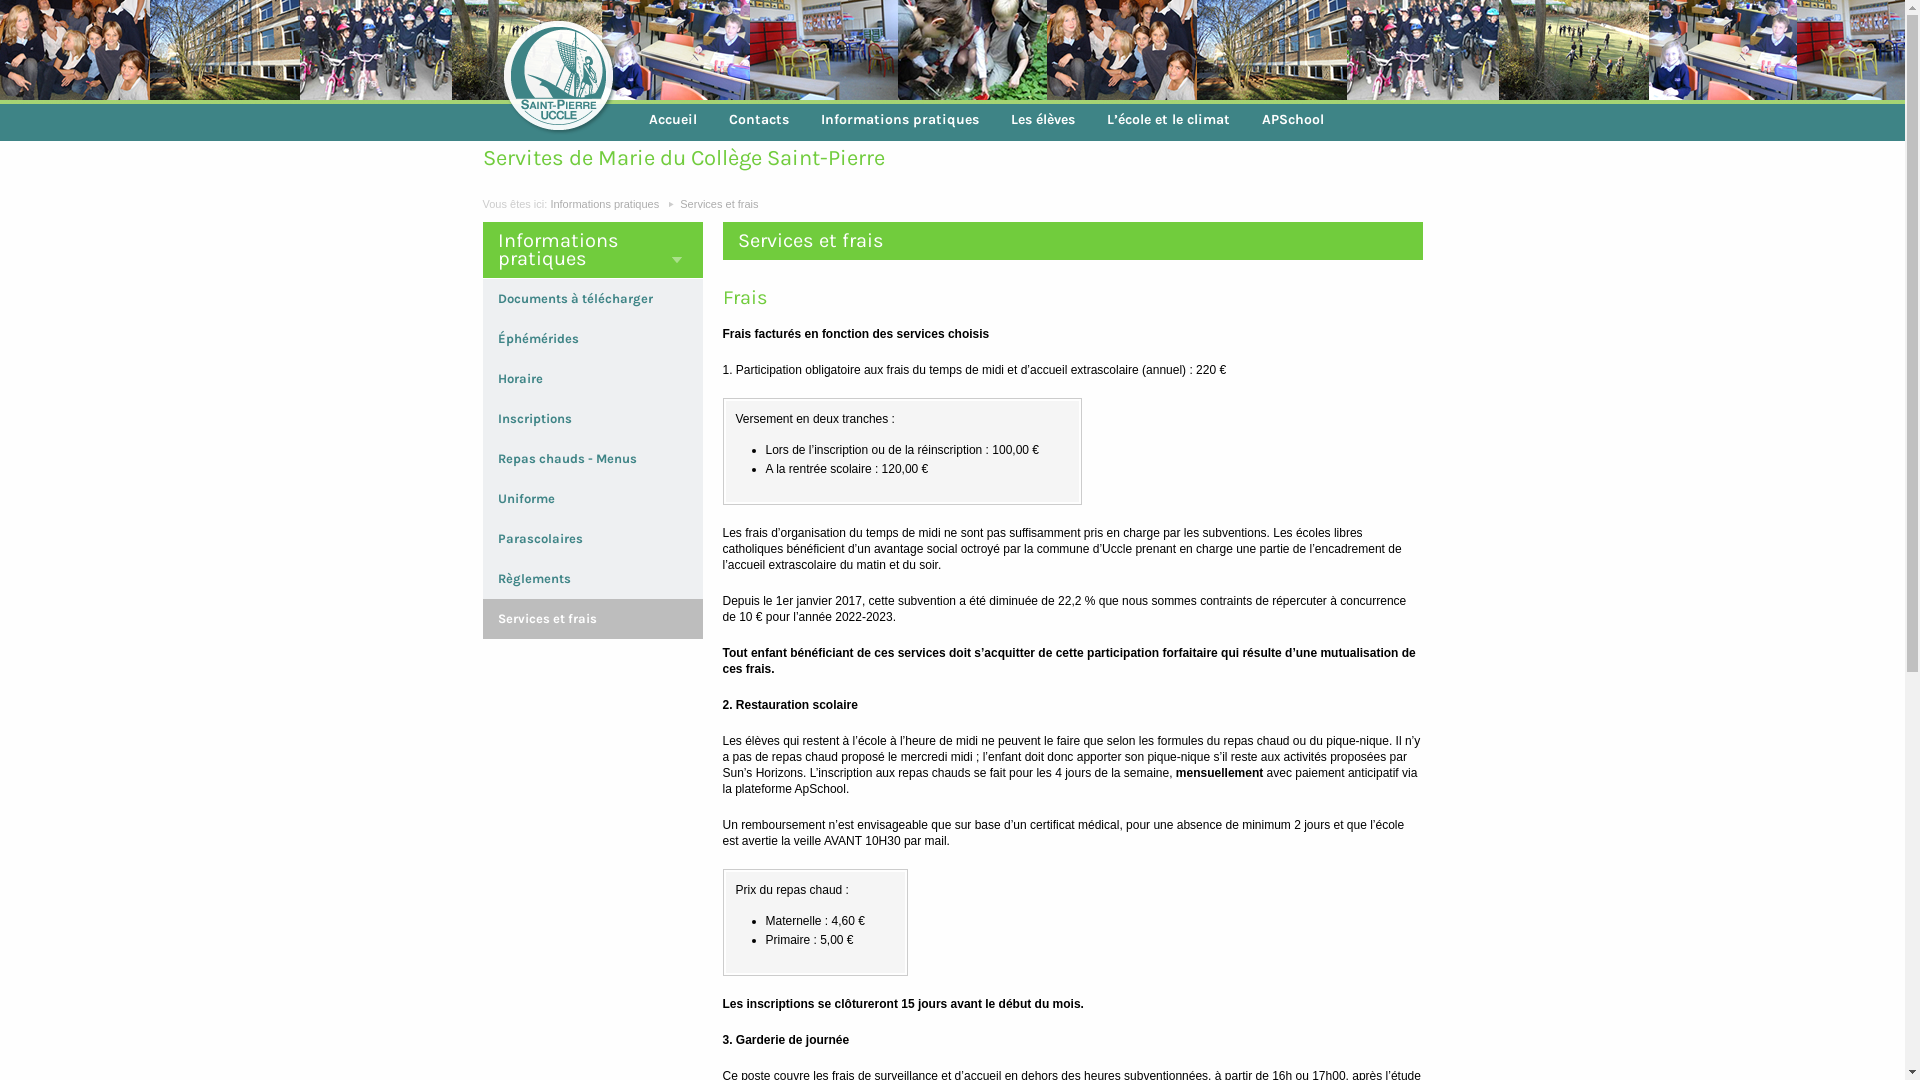 The height and width of the screenshot is (1080, 1920). I want to click on 'Parascolaires', so click(540, 537).